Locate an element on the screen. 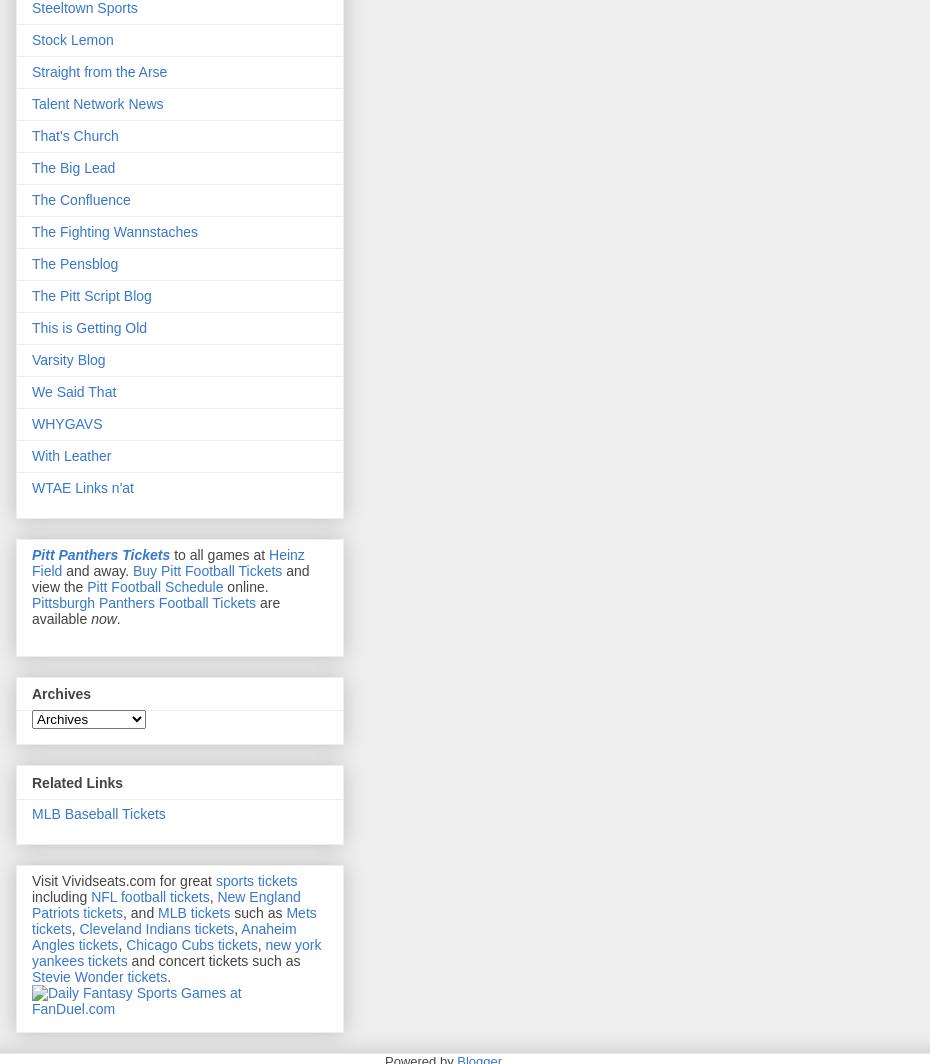 The height and width of the screenshot is (1064, 930). 'to all games at' is located at coordinates (218, 554).